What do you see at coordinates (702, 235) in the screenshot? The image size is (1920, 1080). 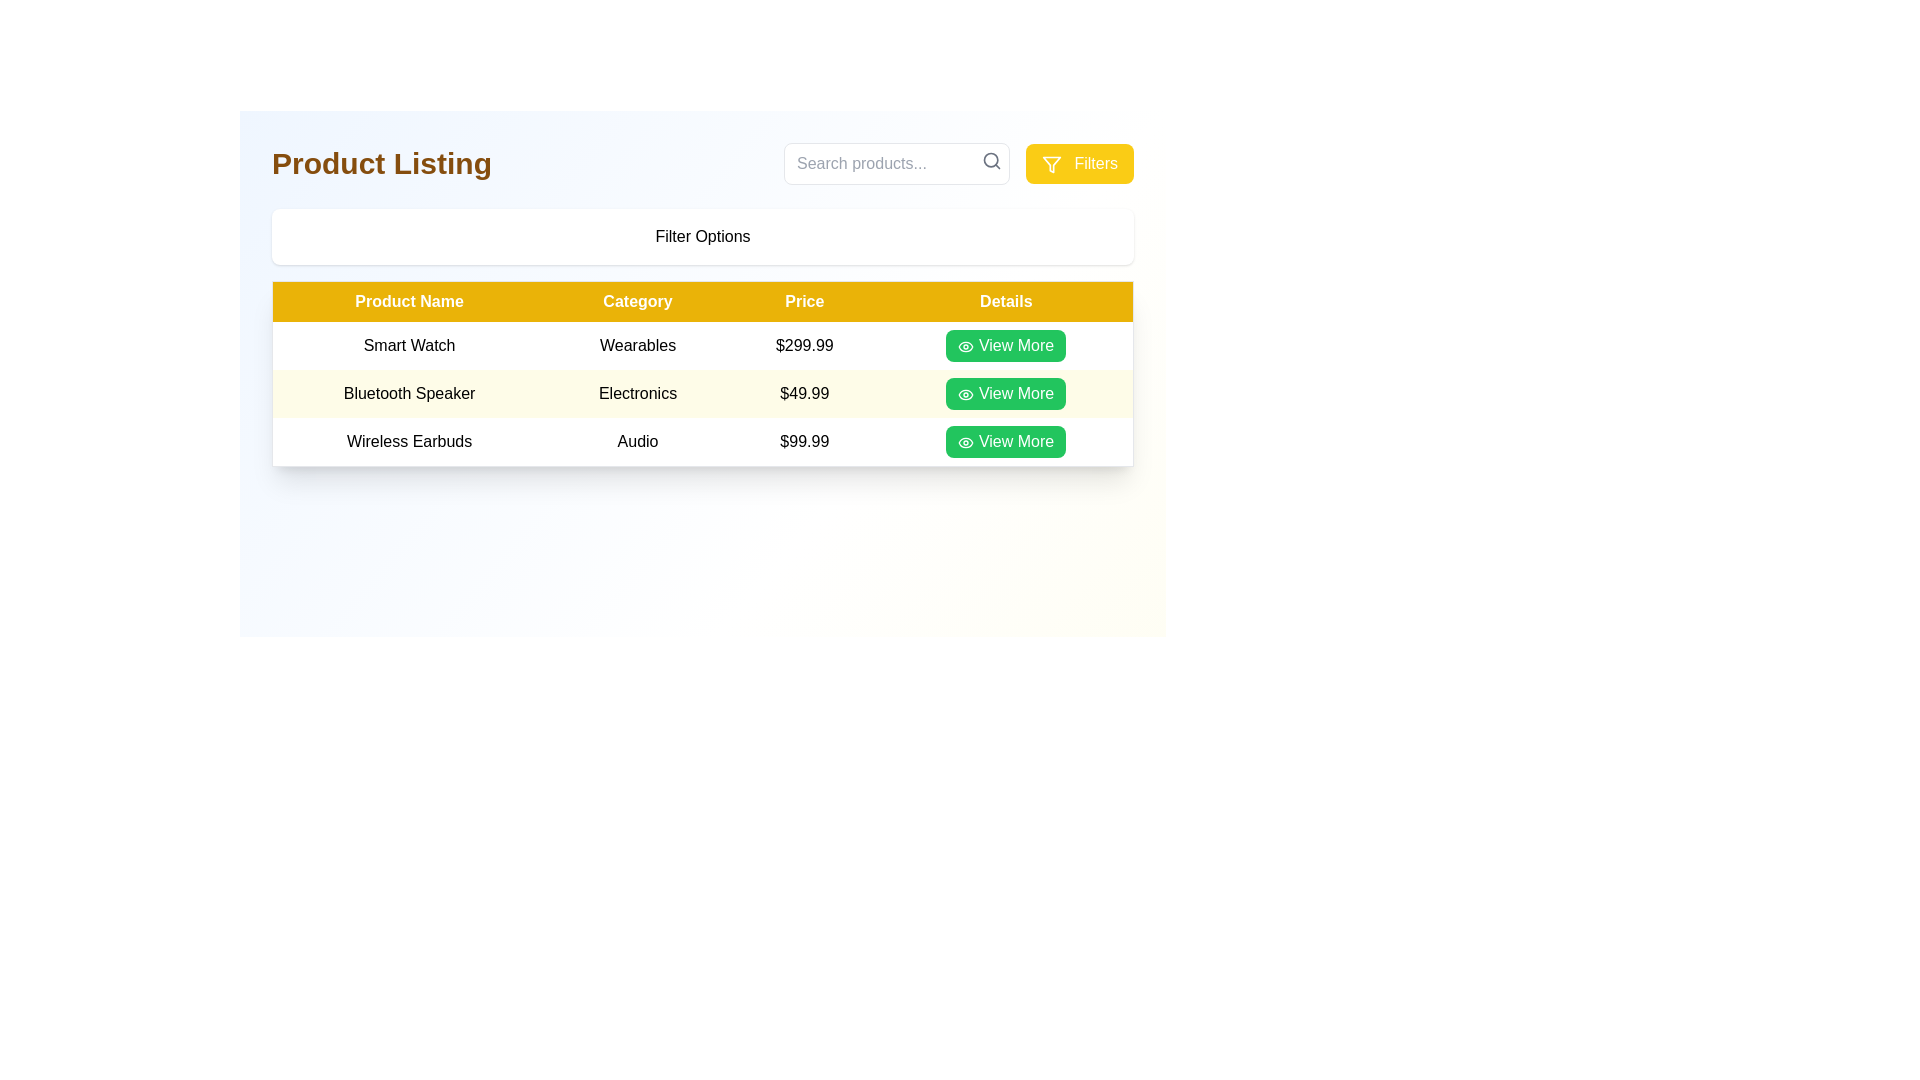 I see `the text label that indicates the context of the section below, positioned in a white block with rounded corners and a drop-shadow effect, located below the 'Product Listing' title` at bounding box center [702, 235].